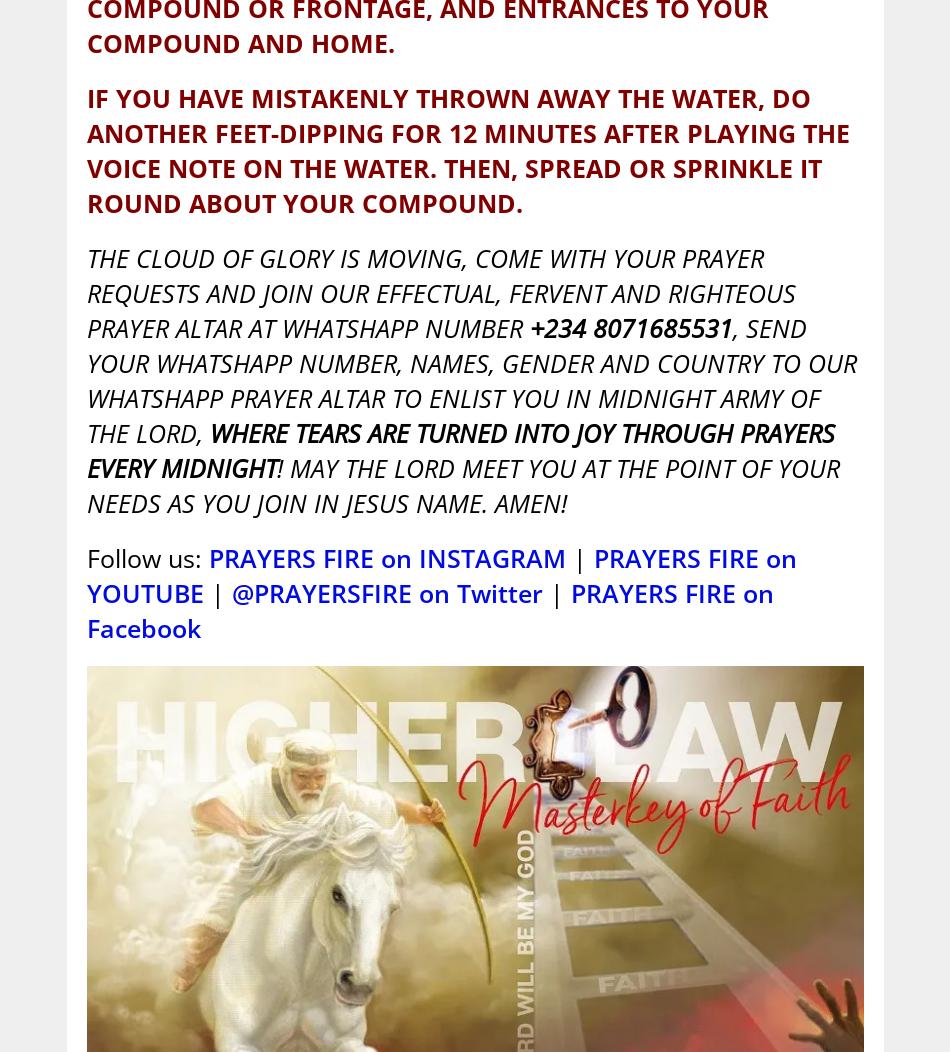  I want to click on 'THE CLOUD OF GLORY IS MOVING, COME WITH YOUR PRAYER REQUESTS AND JOIN OUR EFFECTUAL, FERVENT AND RIGHTEOUS PRAYER ALTAR AT WHATSHAPP NUMBER', so click(439, 292).